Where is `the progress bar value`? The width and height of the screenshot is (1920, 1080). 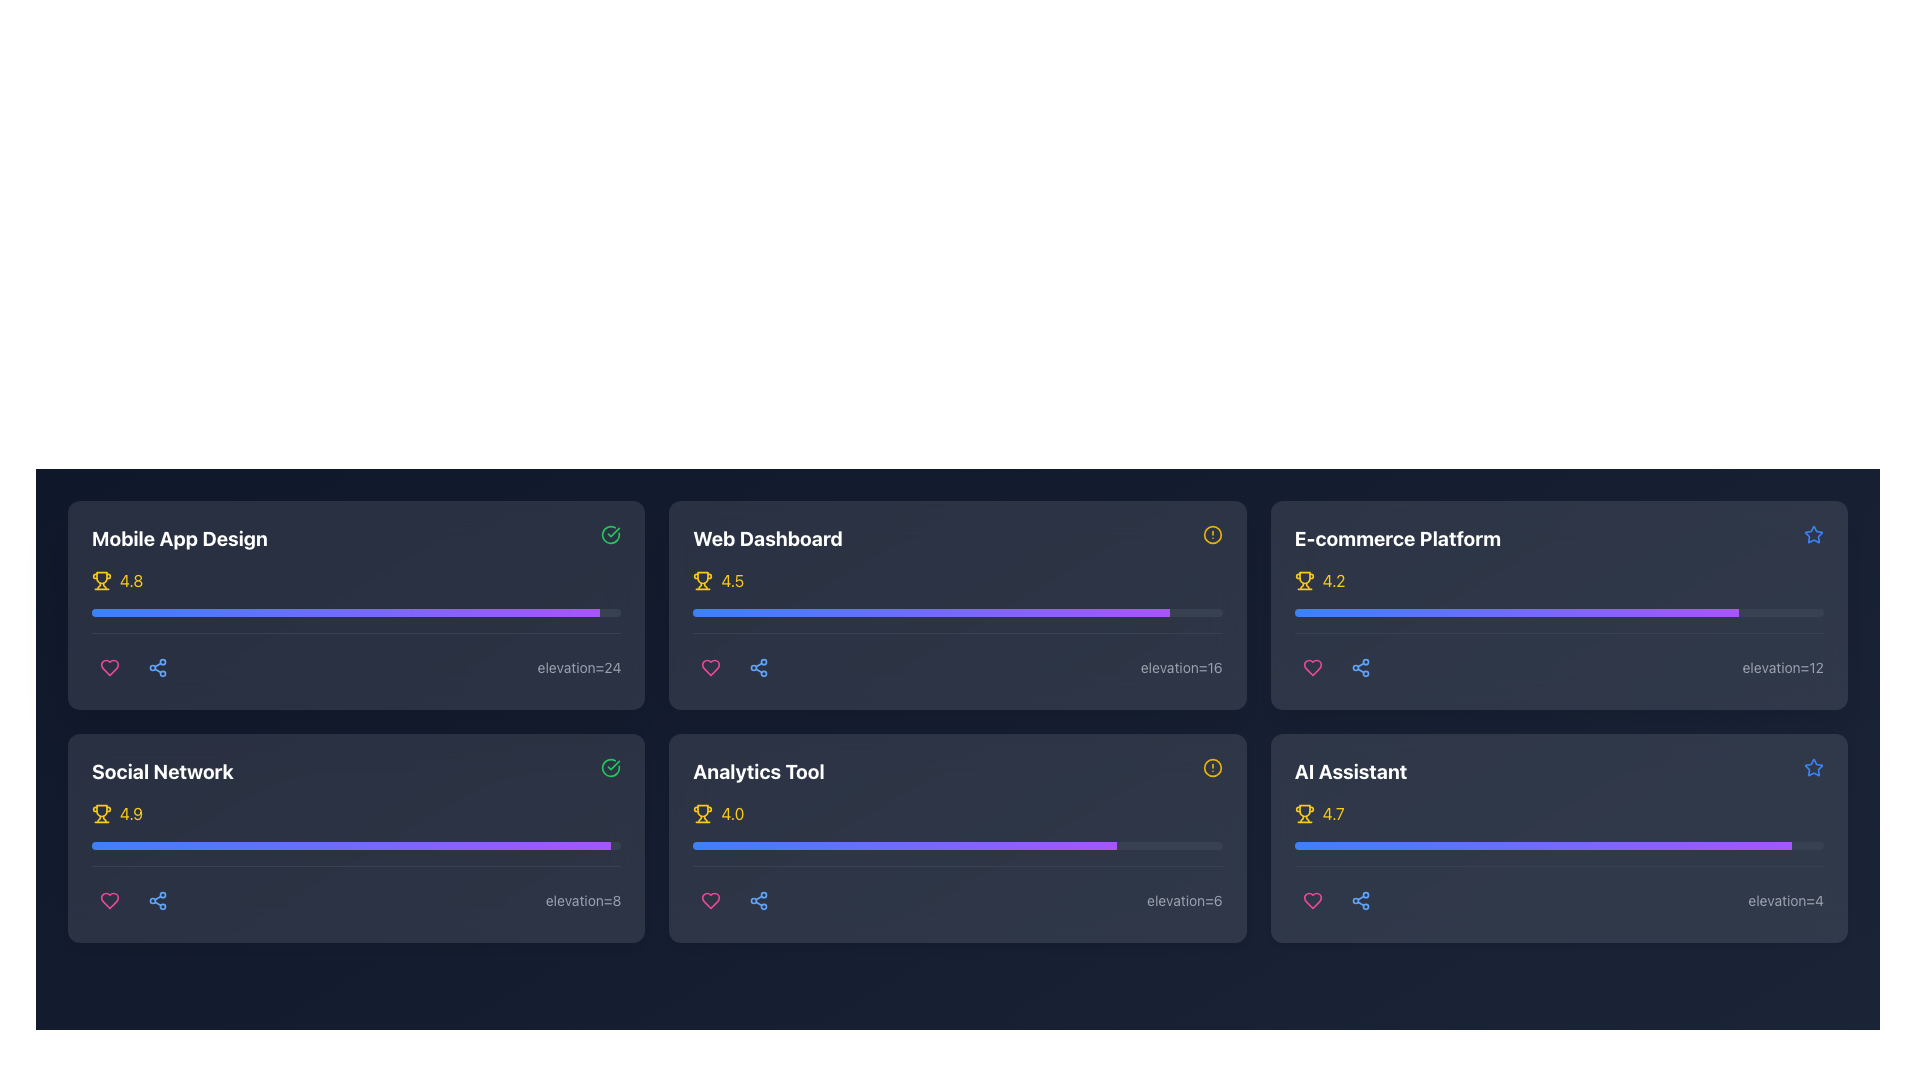 the progress bar value is located at coordinates (1684, 612).